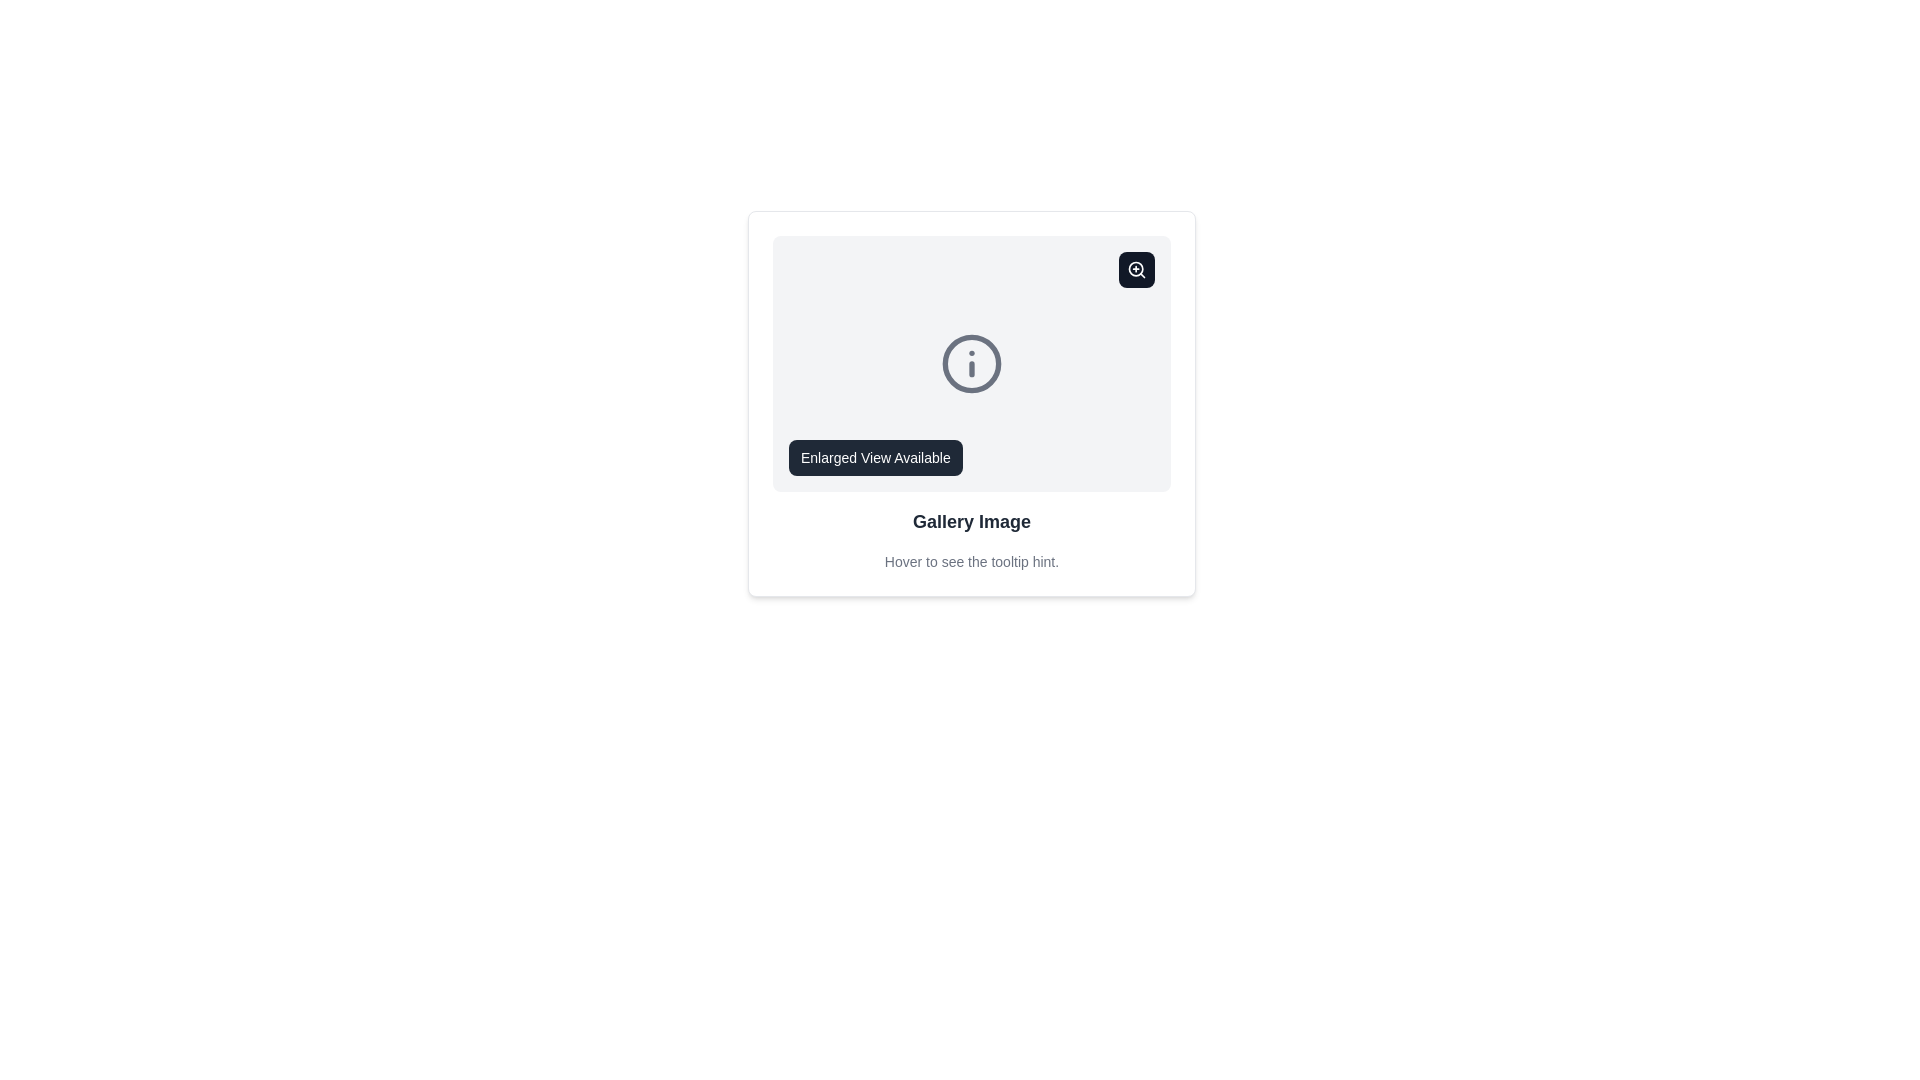 Image resolution: width=1920 pixels, height=1080 pixels. Describe the element at coordinates (1136, 268) in the screenshot. I see `the Circle element inside the SVG graphic located in the top-right corner of the gallery image section` at that location.